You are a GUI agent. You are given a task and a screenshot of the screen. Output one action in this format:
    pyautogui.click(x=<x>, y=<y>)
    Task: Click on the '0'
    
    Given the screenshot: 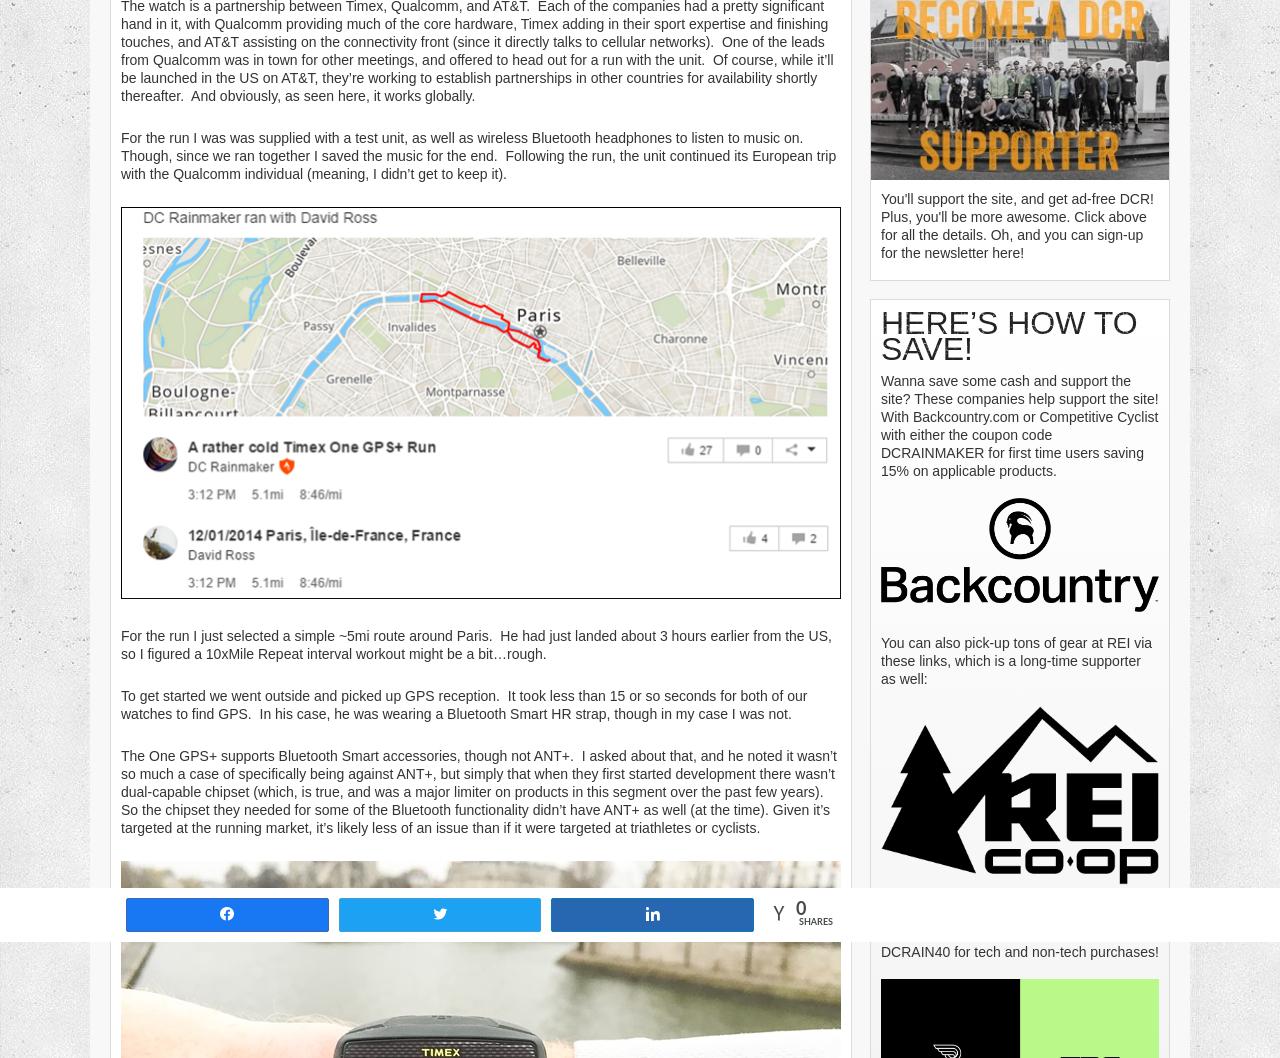 What is the action you would take?
    pyautogui.click(x=801, y=909)
    